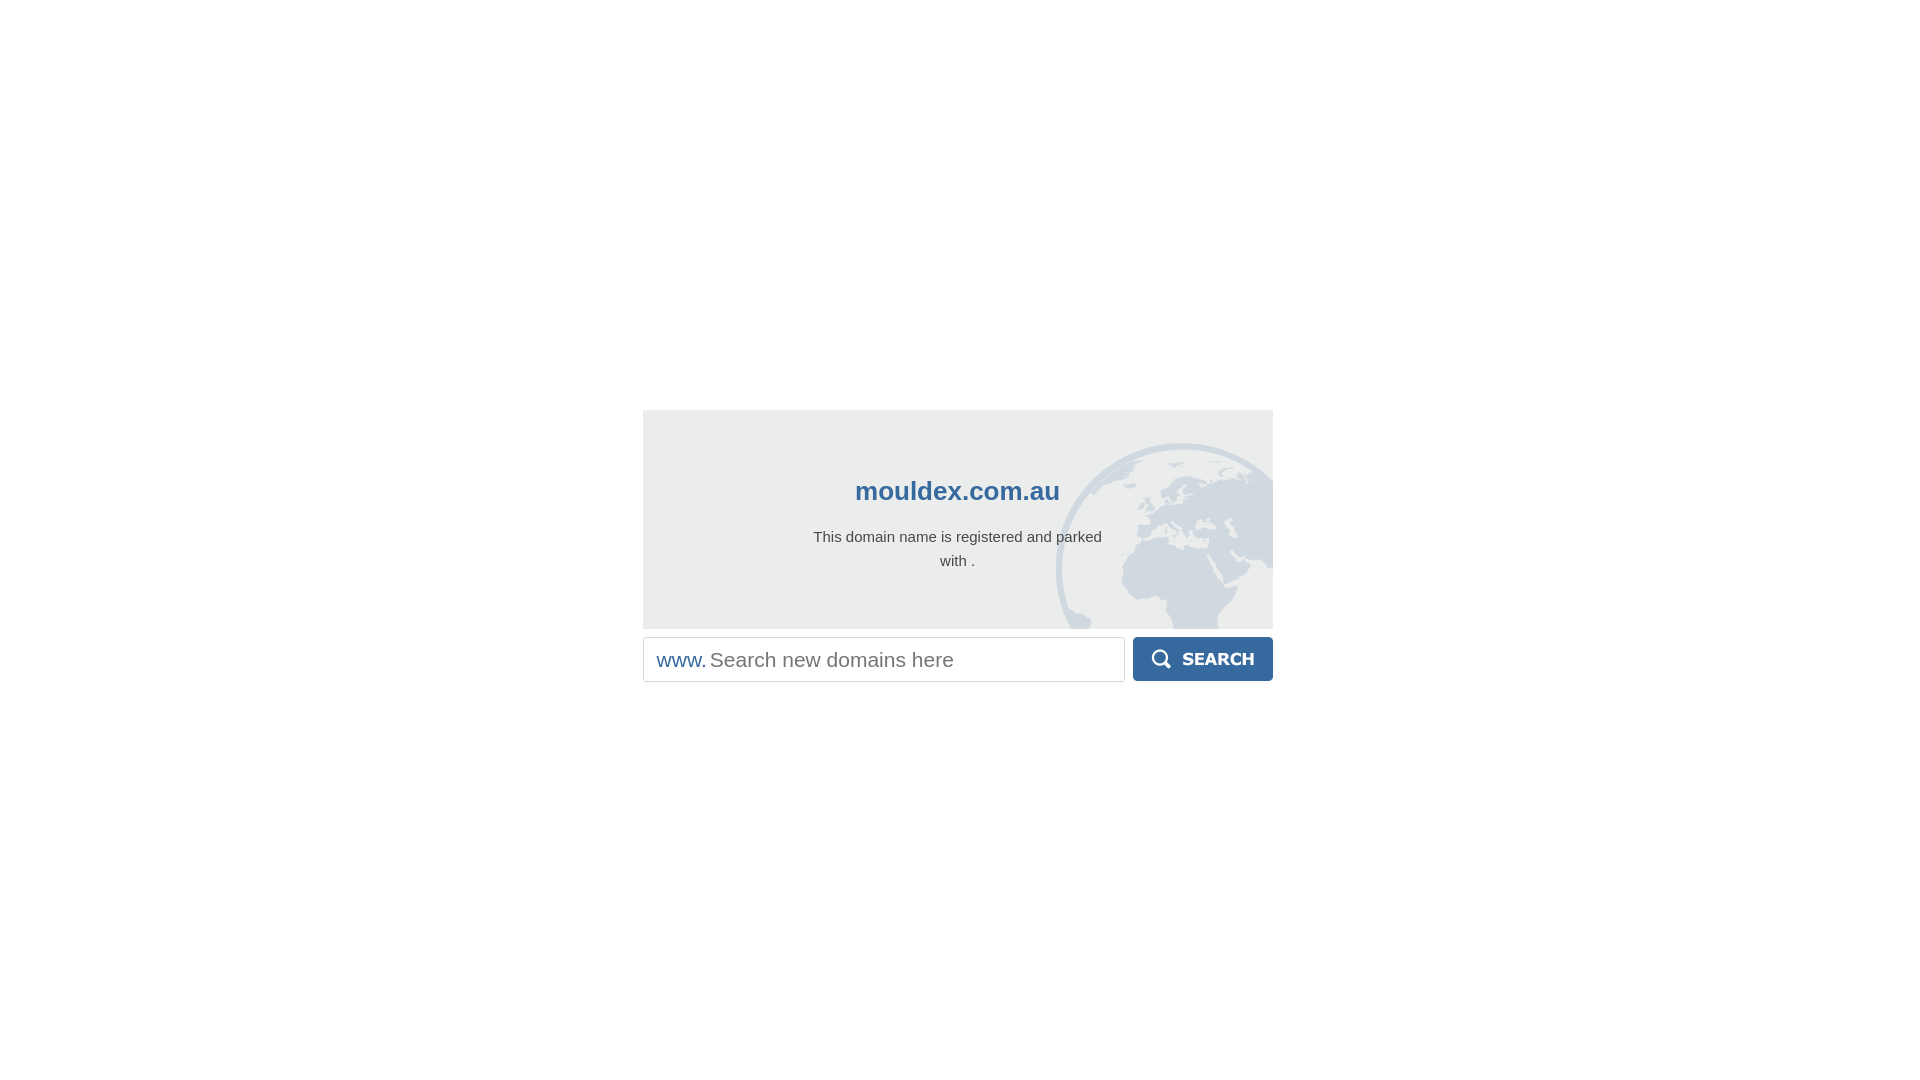 Image resolution: width=1920 pixels, height=1080 pixels. What do you see at coordinates (1202, 659) in the screenshot?
I see `'Search'` at bounding box center [1202, 659].